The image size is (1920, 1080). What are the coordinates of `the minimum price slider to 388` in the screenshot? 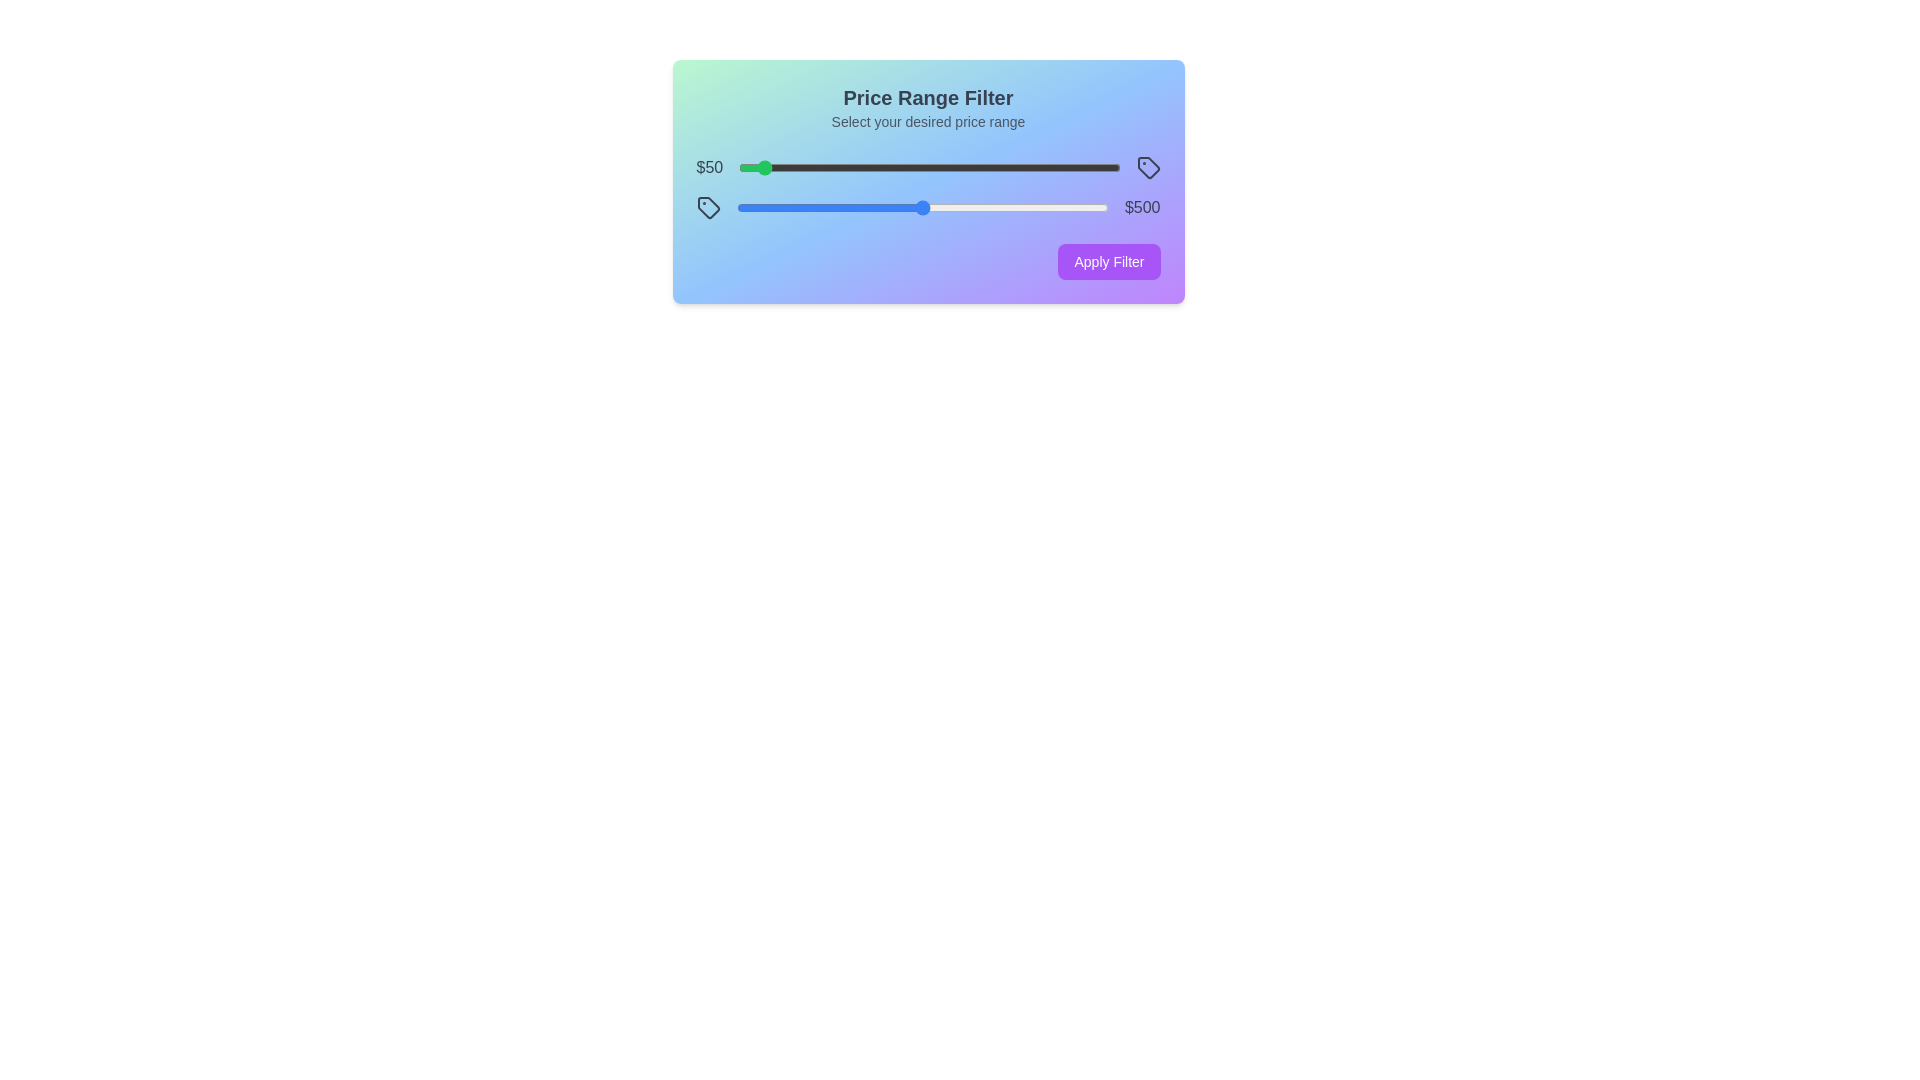 It's located at (886, 167).